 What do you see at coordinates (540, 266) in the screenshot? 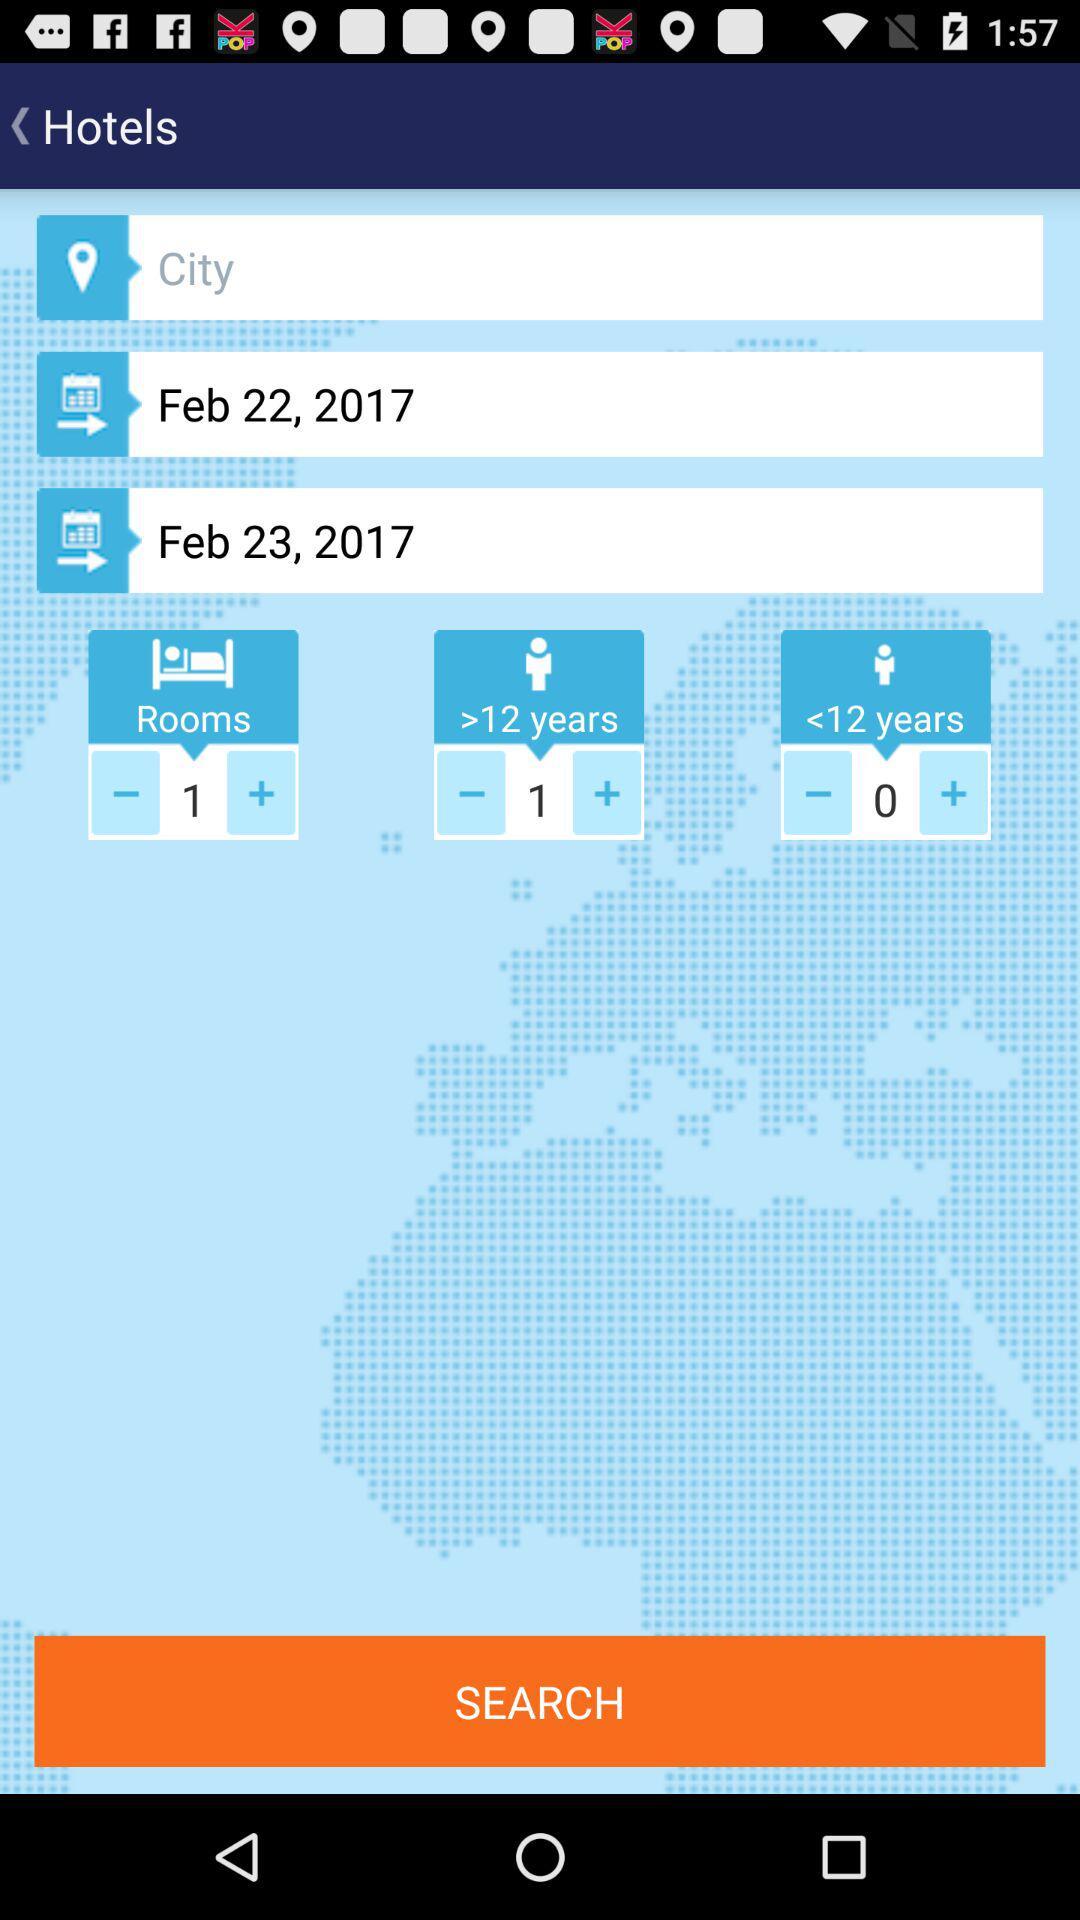
I see `city` at bounding box center [540, 266].